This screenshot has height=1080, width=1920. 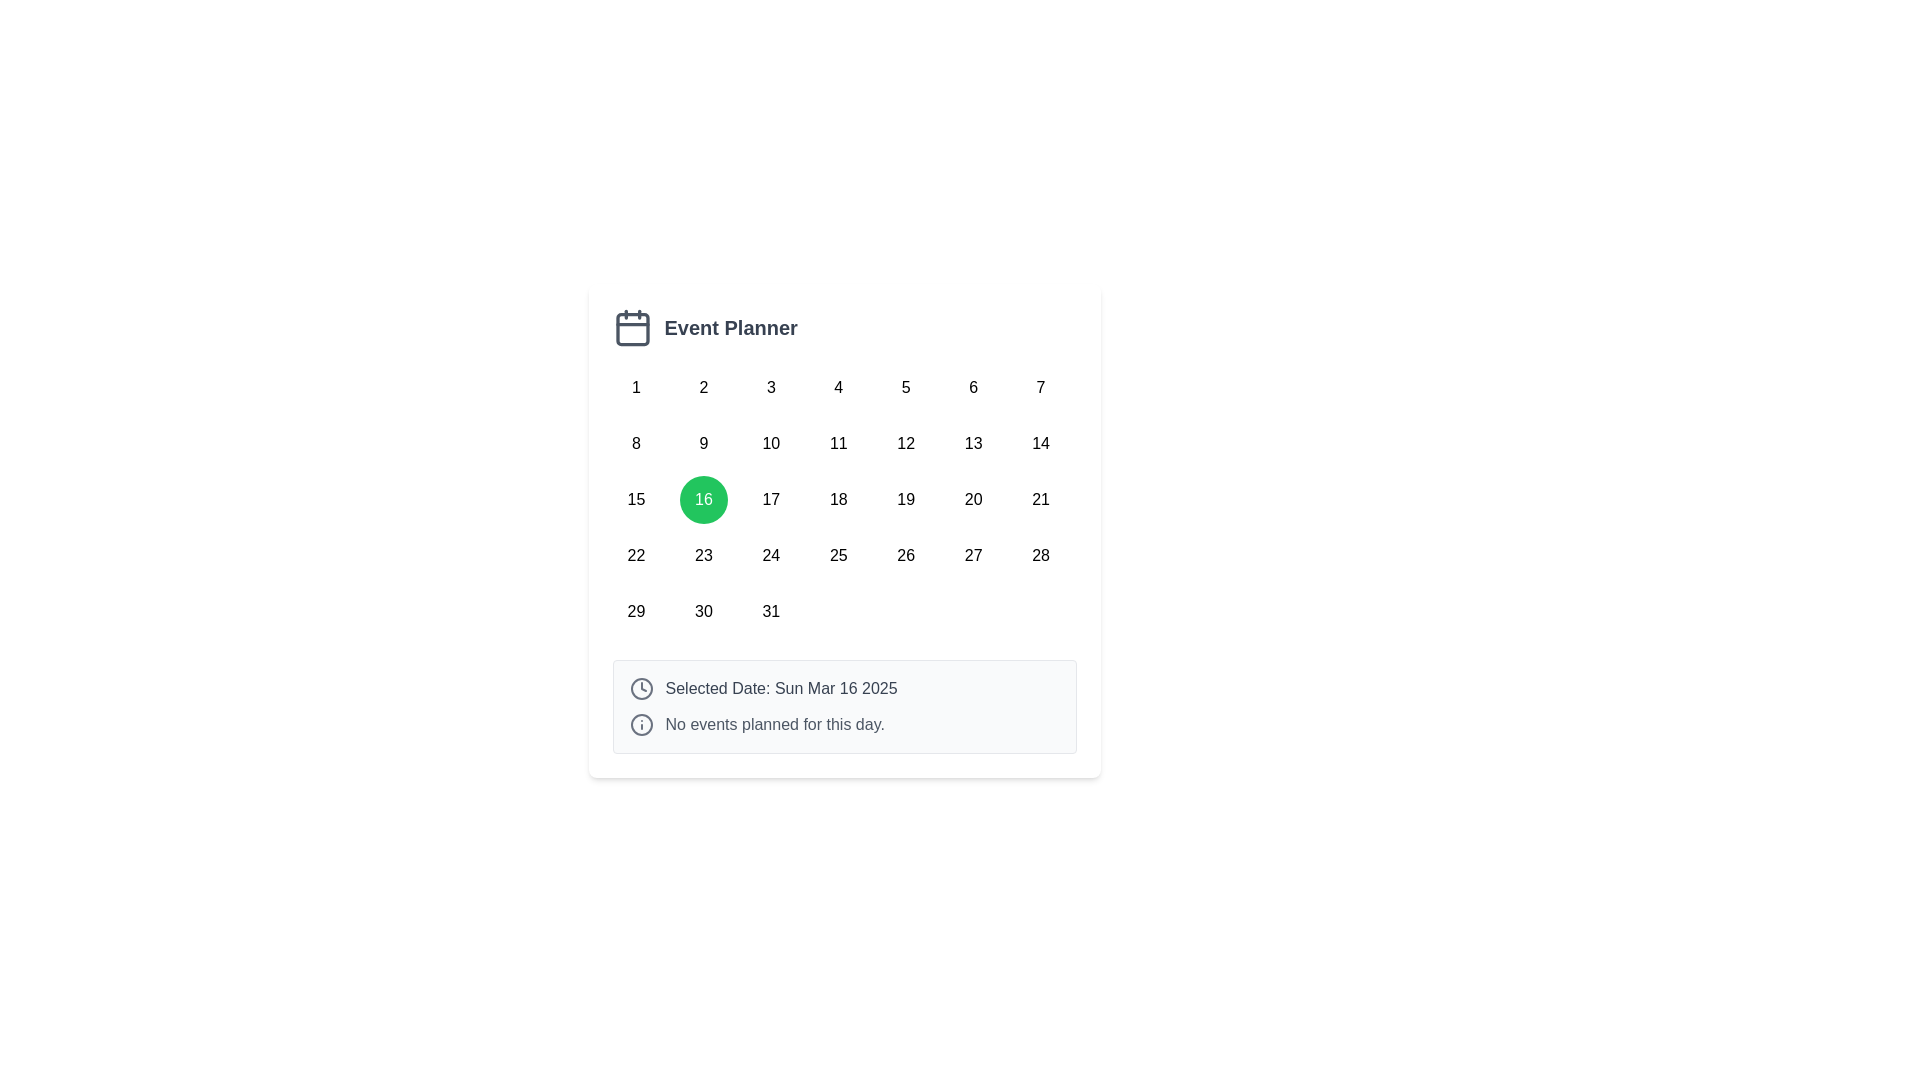 I want to click on the calendar button representing the date '16', so click(x=703, y=499).